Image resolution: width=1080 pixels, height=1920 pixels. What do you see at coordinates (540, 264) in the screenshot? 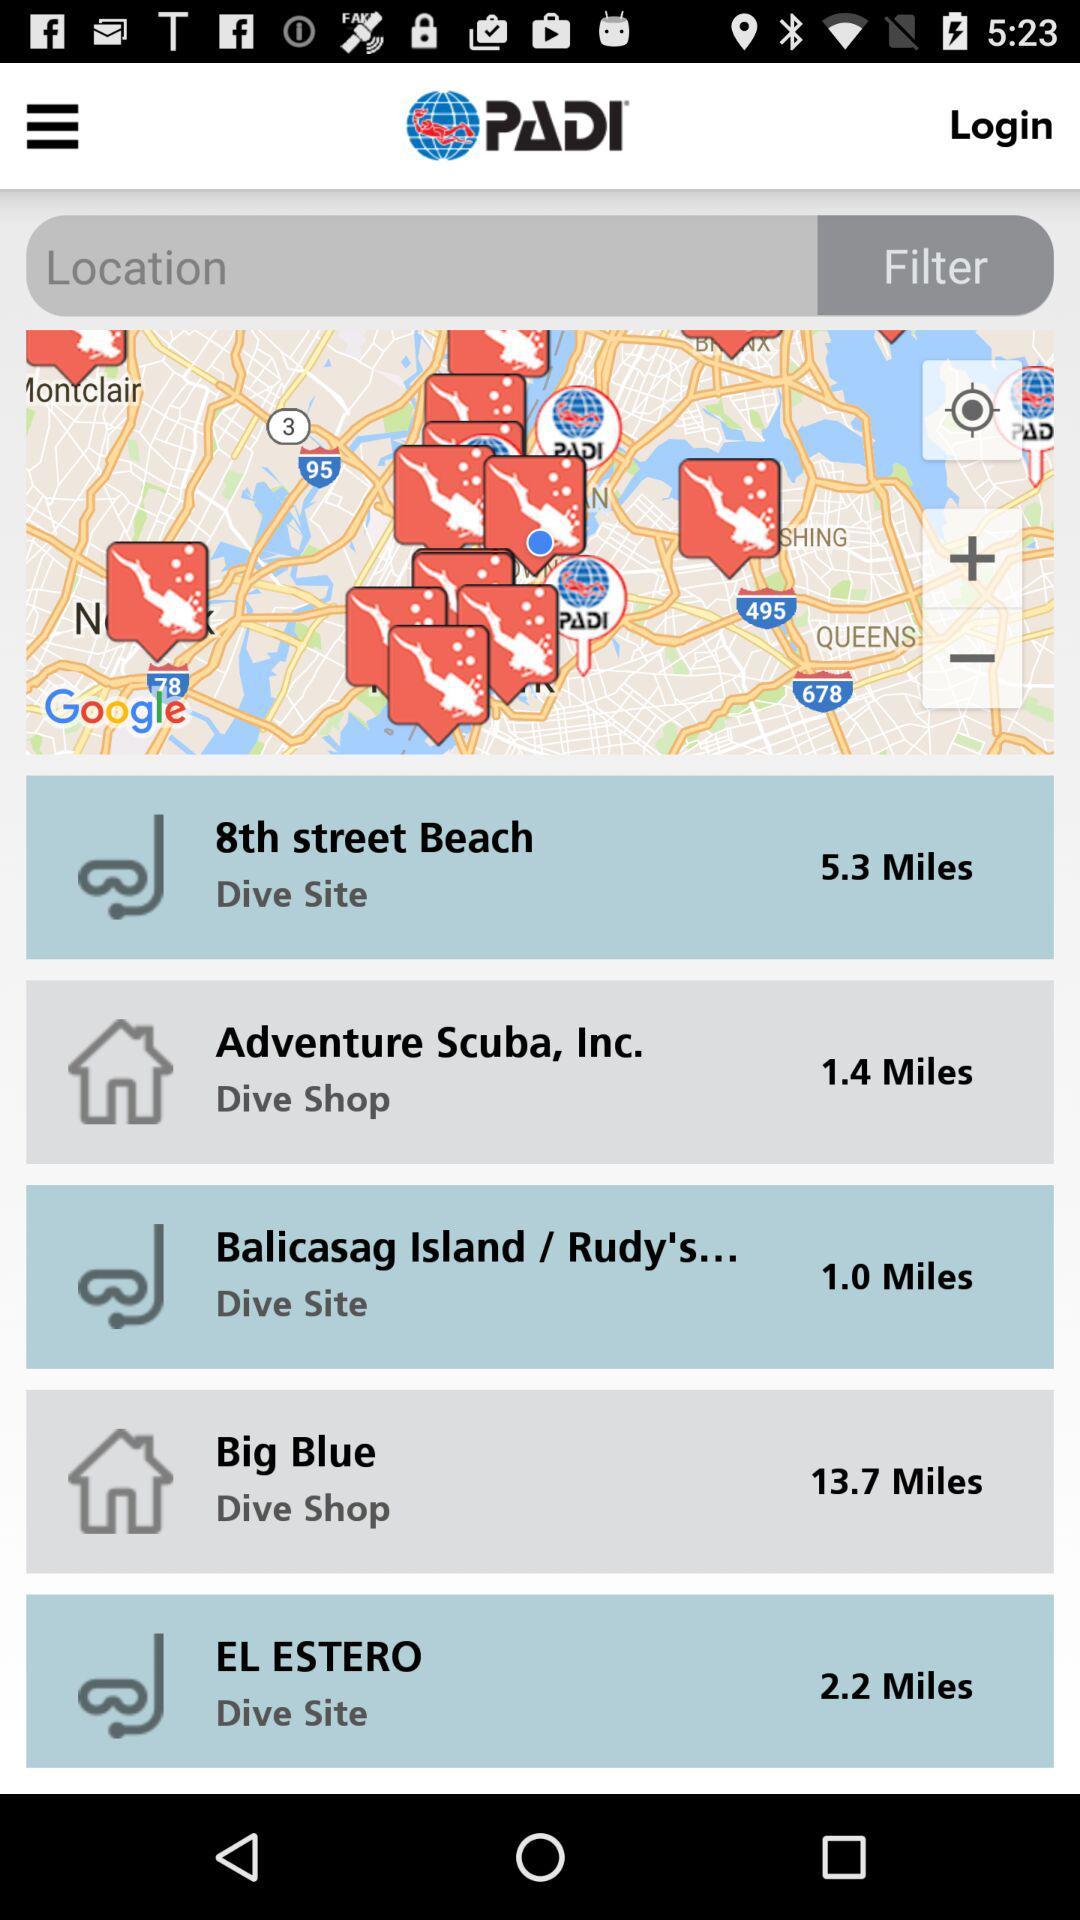
I see `type in location` at bounding box center [540, 264].